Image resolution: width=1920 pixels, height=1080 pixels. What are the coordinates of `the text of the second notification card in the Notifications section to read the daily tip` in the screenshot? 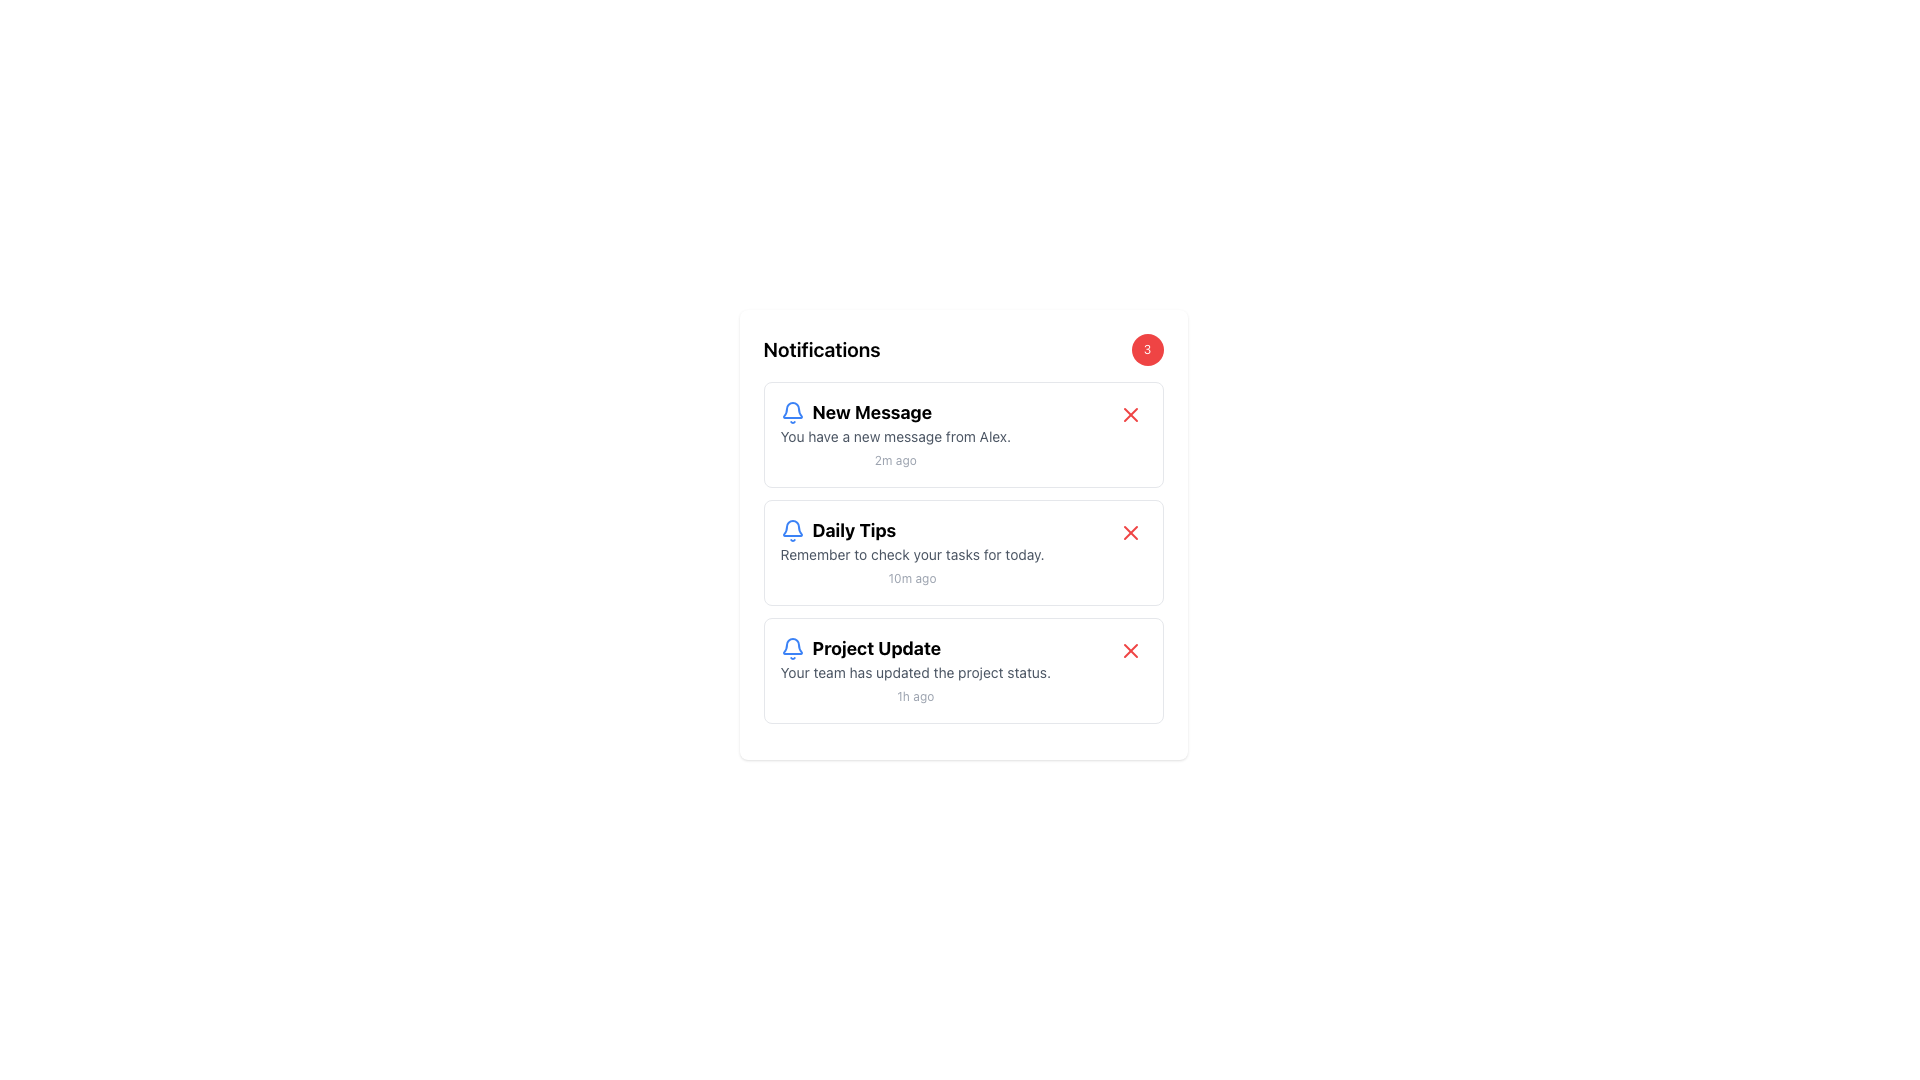 It's located at (963, 552).